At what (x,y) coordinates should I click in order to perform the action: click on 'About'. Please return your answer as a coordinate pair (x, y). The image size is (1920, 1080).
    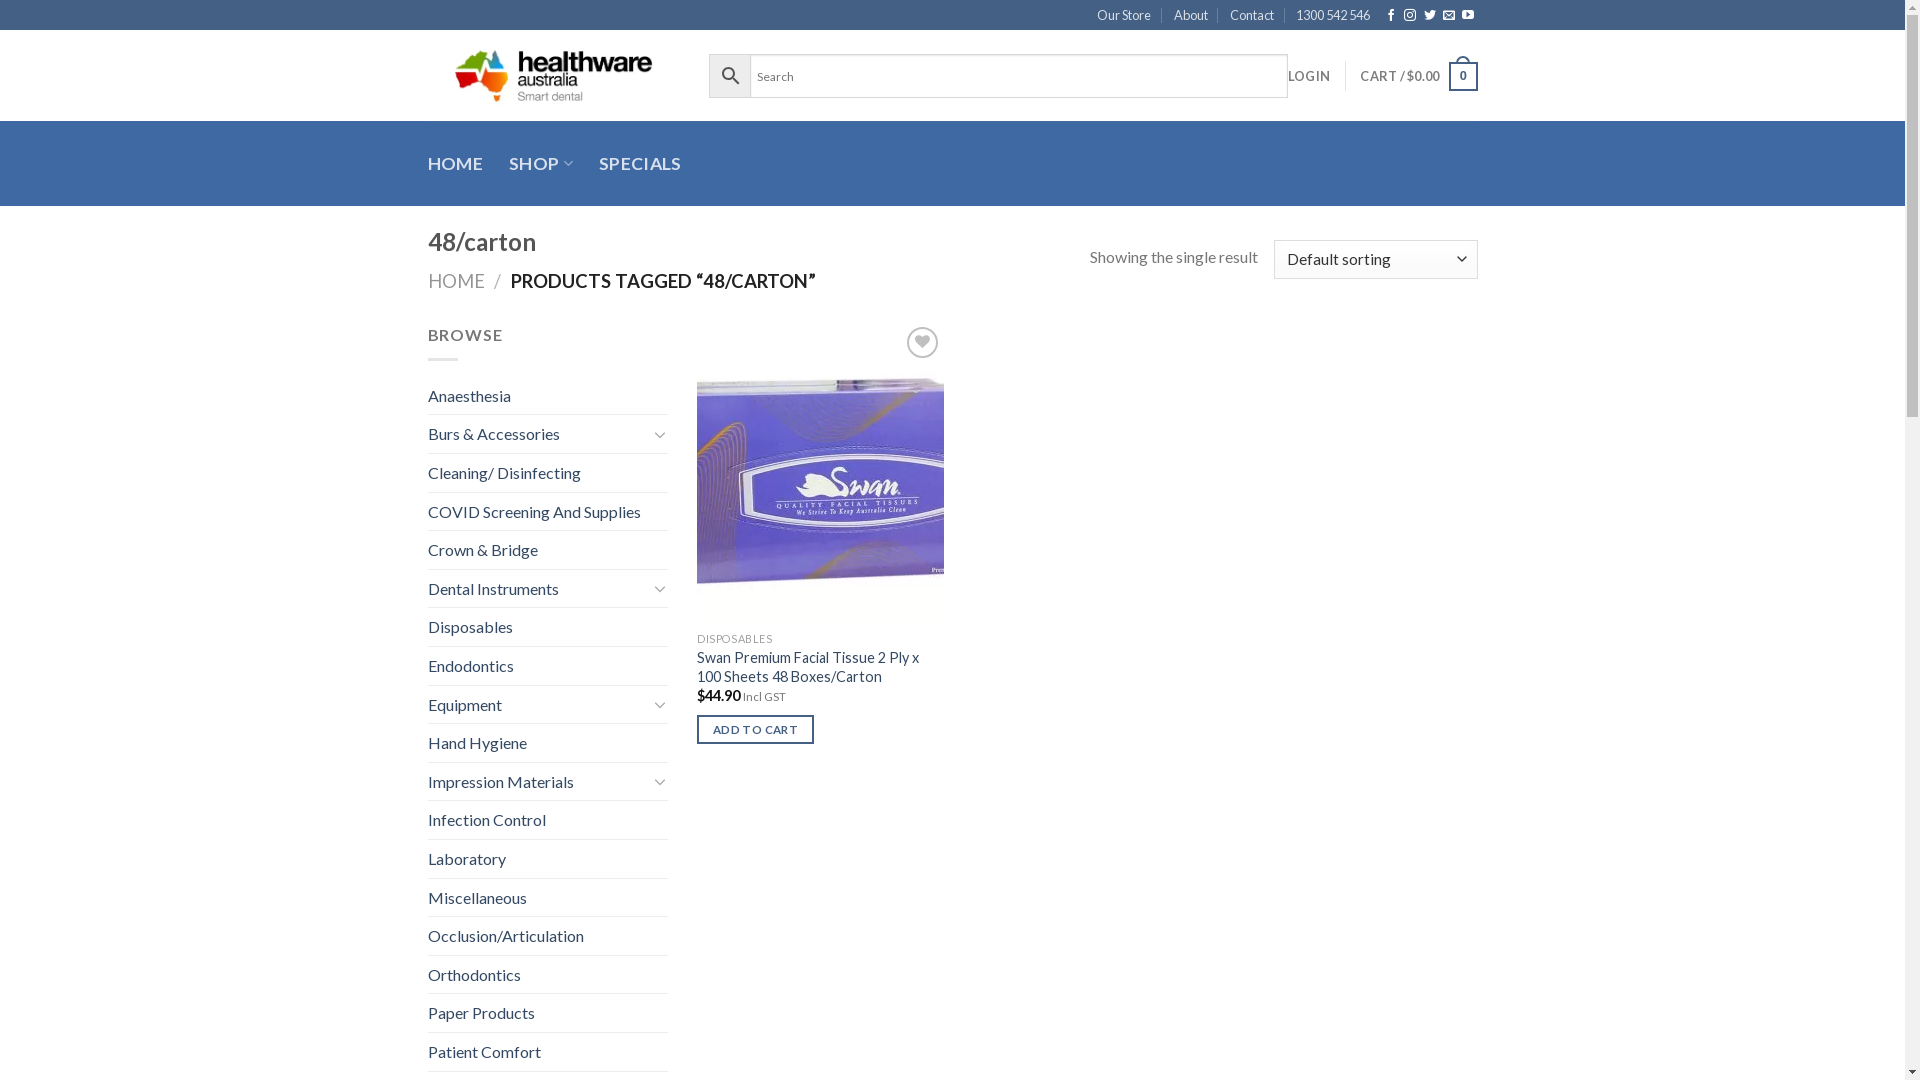
    Looking at the image, I should click on (1190, 15).